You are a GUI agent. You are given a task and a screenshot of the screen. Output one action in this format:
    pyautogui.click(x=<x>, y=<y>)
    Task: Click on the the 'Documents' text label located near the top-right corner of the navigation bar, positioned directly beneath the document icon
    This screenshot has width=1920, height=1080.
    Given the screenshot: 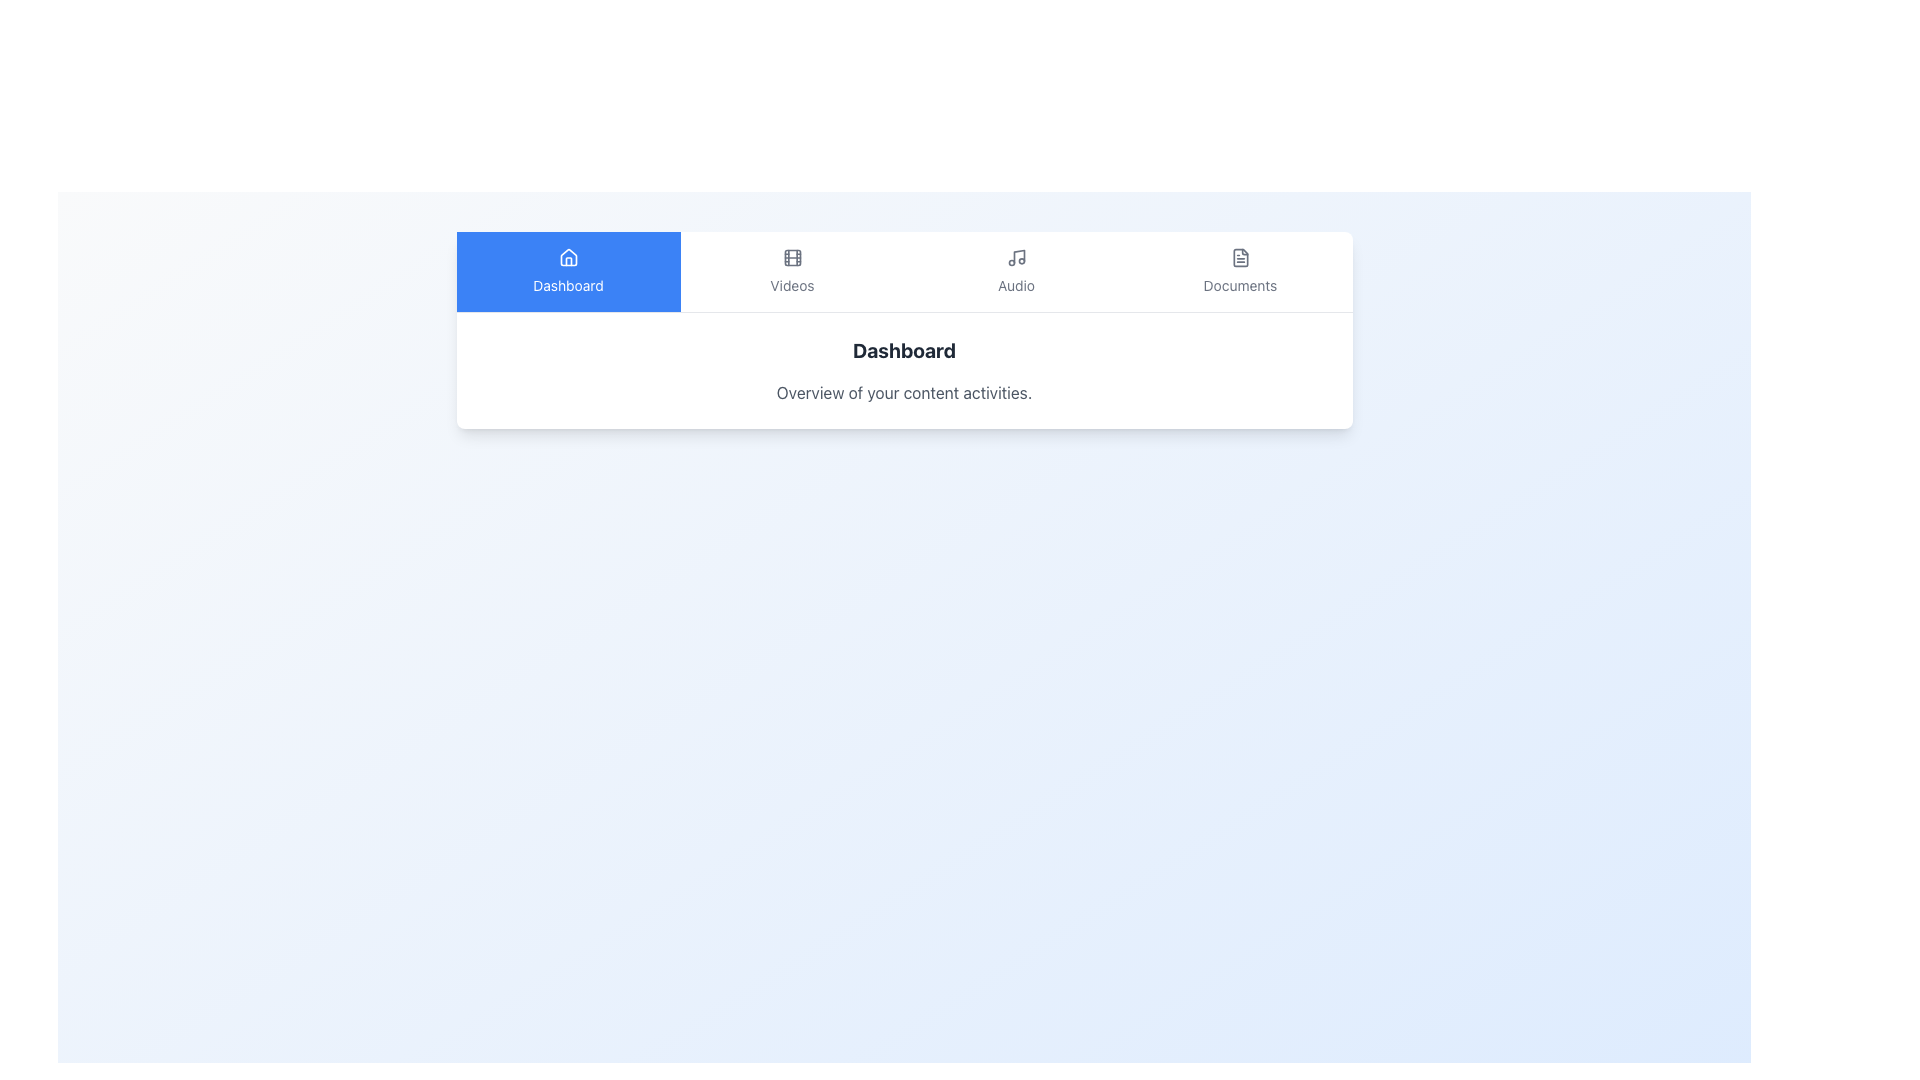 What is the action you would take?
    pyautogui.click(x=1239, y=285)
    